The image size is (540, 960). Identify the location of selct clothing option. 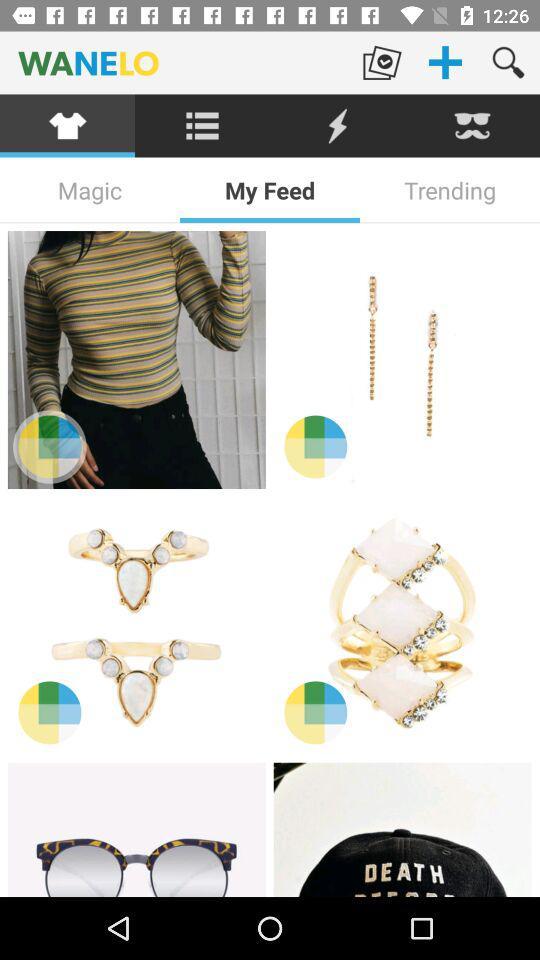
(67, 125).